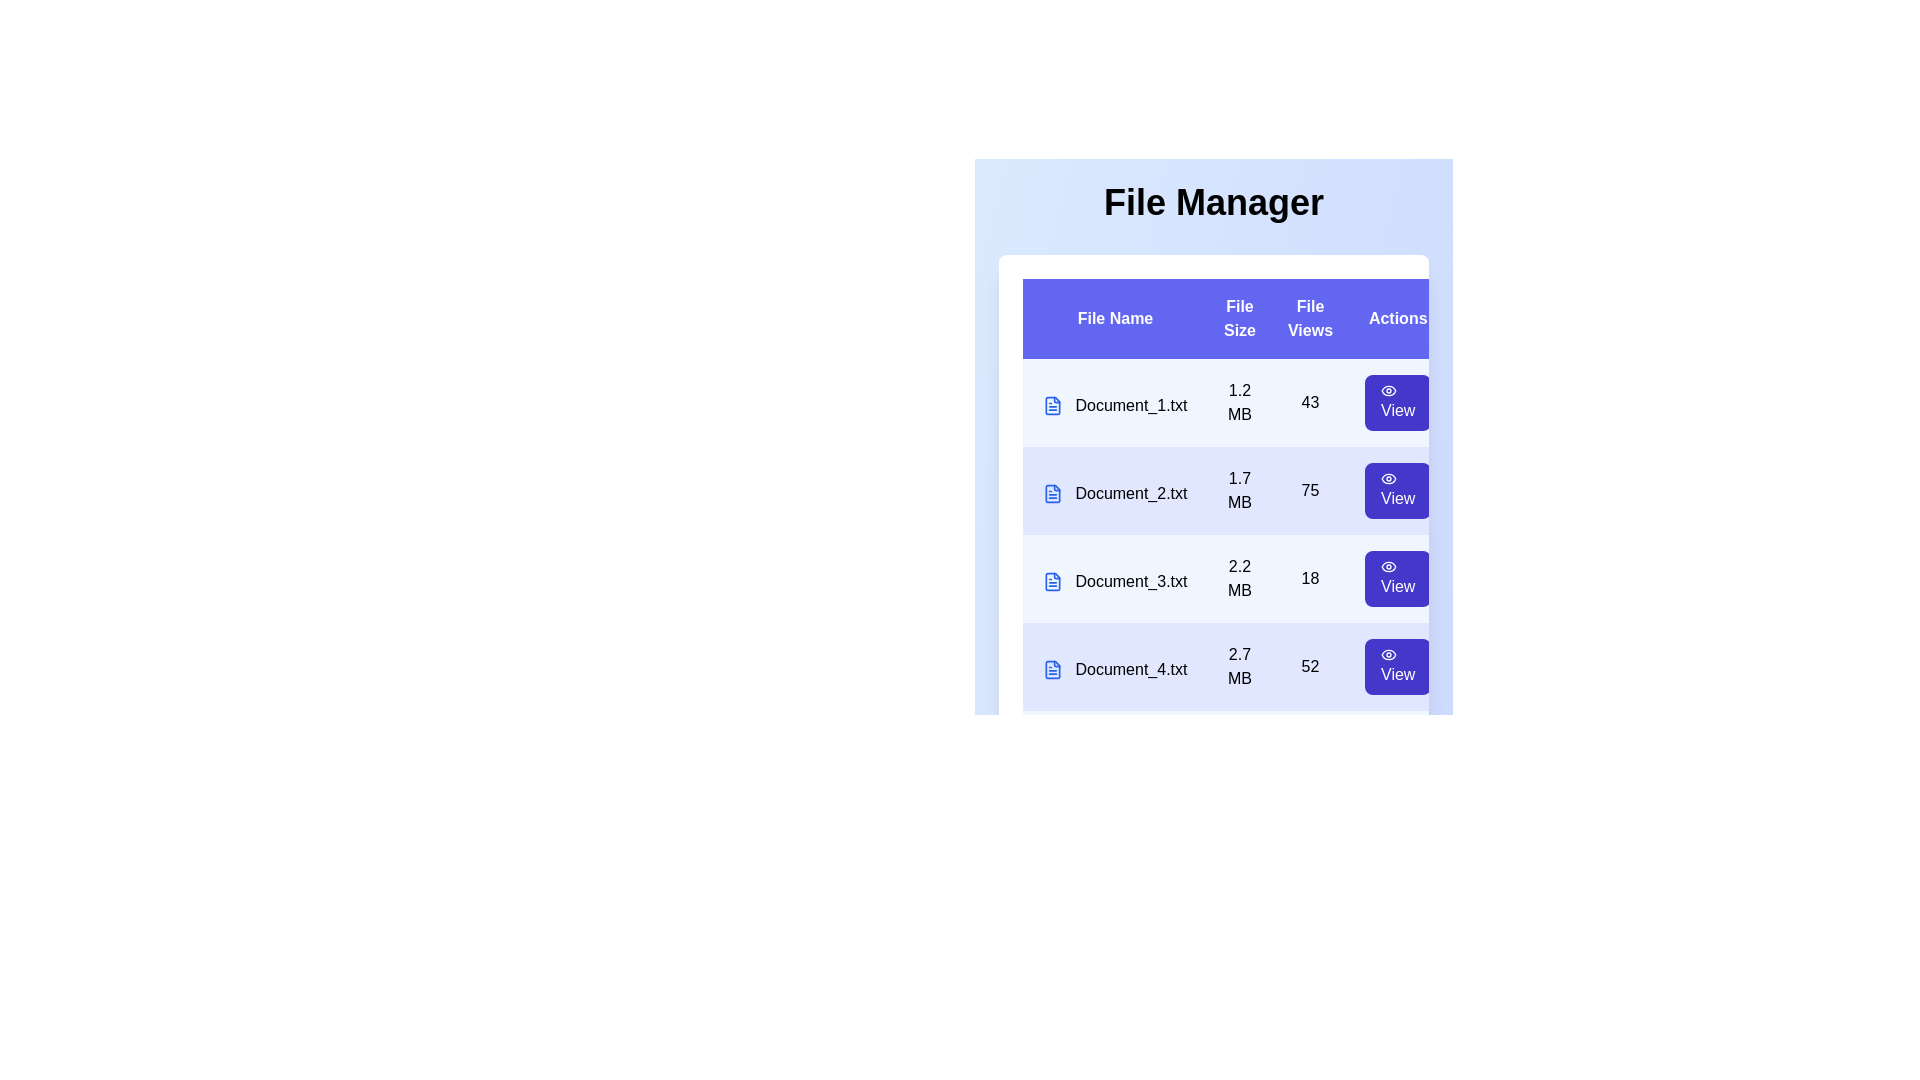  I want to click on the 'View' button corresponding to the file with name Document_2.txt, so click(1397, 490).